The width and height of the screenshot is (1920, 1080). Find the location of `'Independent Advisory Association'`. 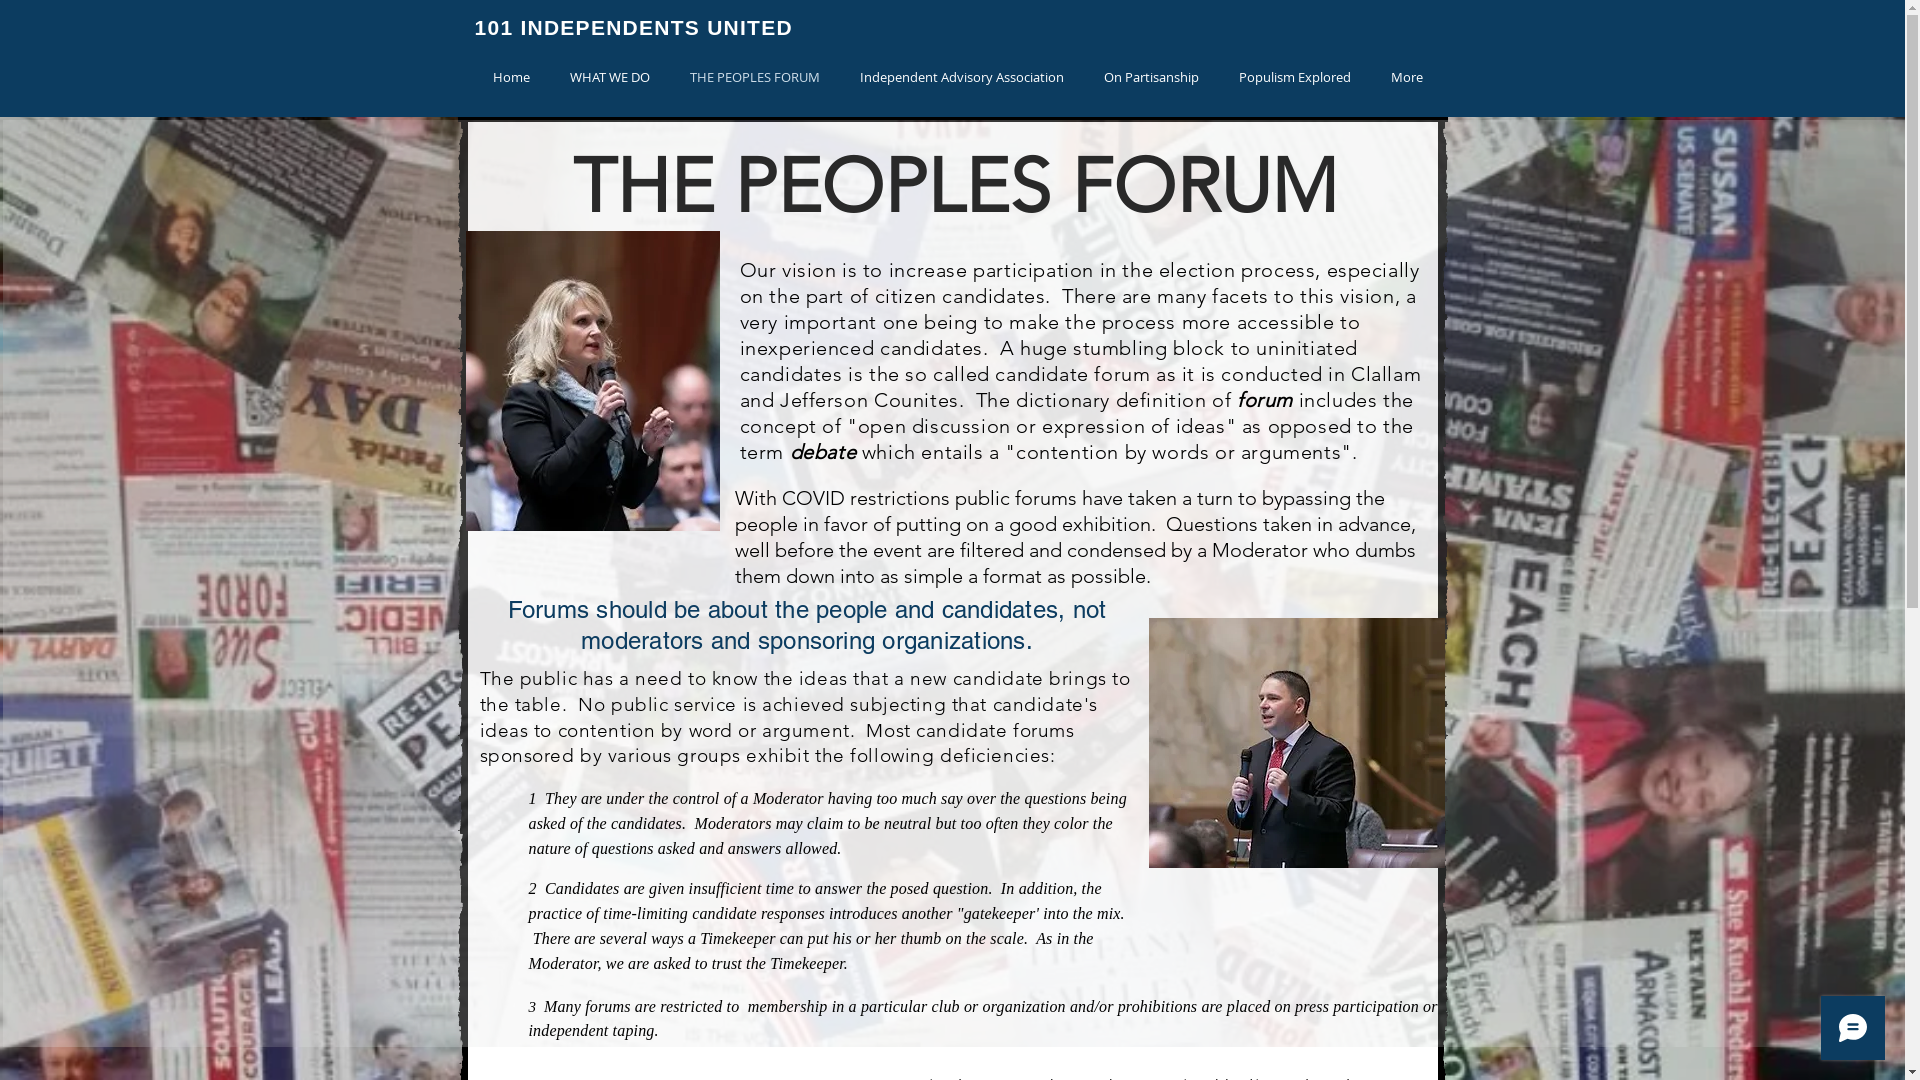

'Independent Advisory Association' is located at coordinates (961, 76).